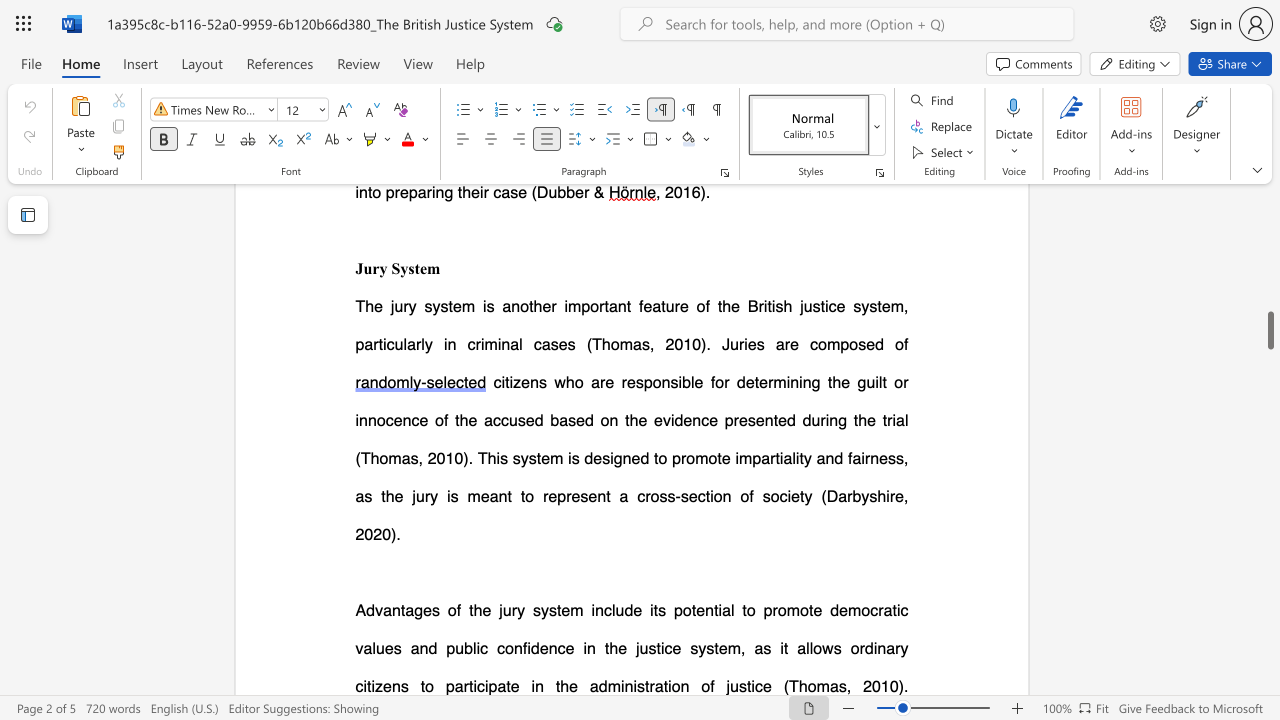 Image resolution: width=1280 pixels, height=720 pixels. Describe the element at coordinates (718, 495) in the screenshot. I see `the 2th character "o" in the text` at that location.